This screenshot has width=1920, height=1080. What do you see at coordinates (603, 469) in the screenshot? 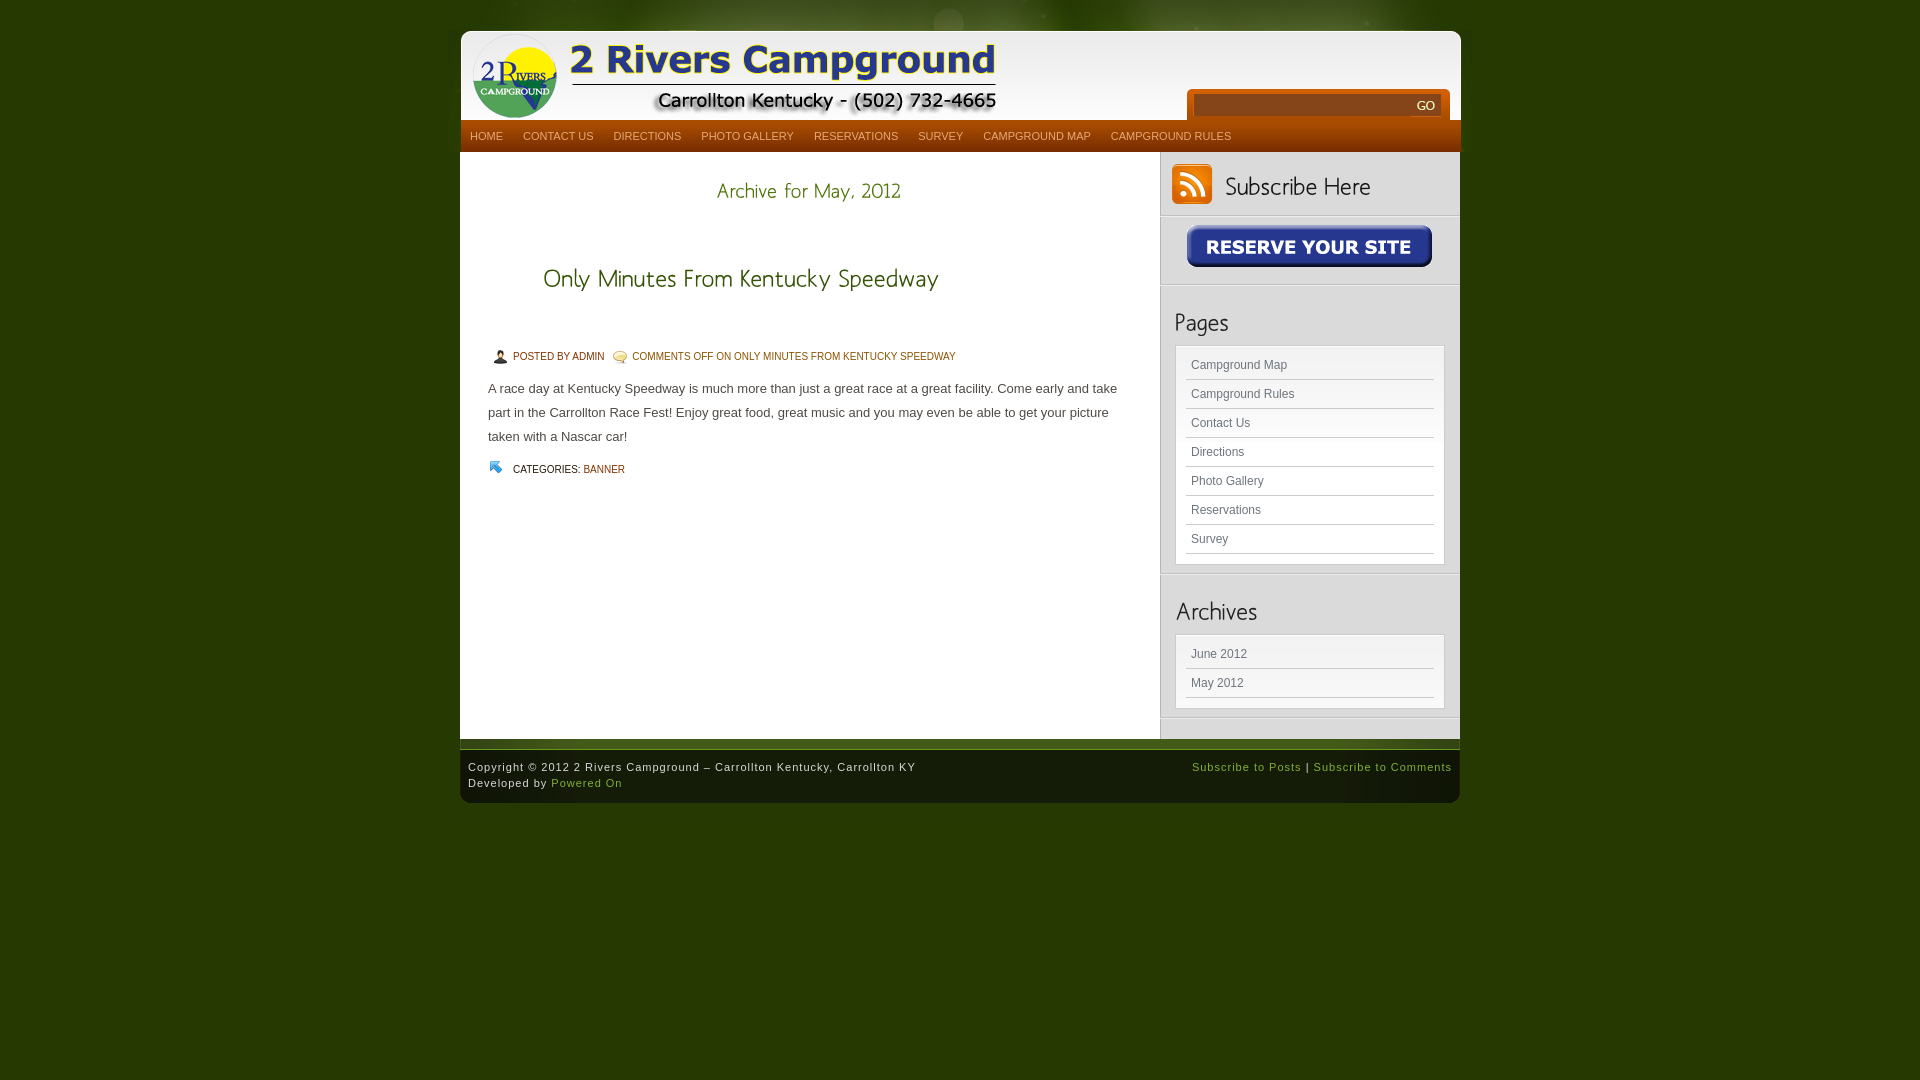
I see `'BANNER'` at bounding box center [603, 469].